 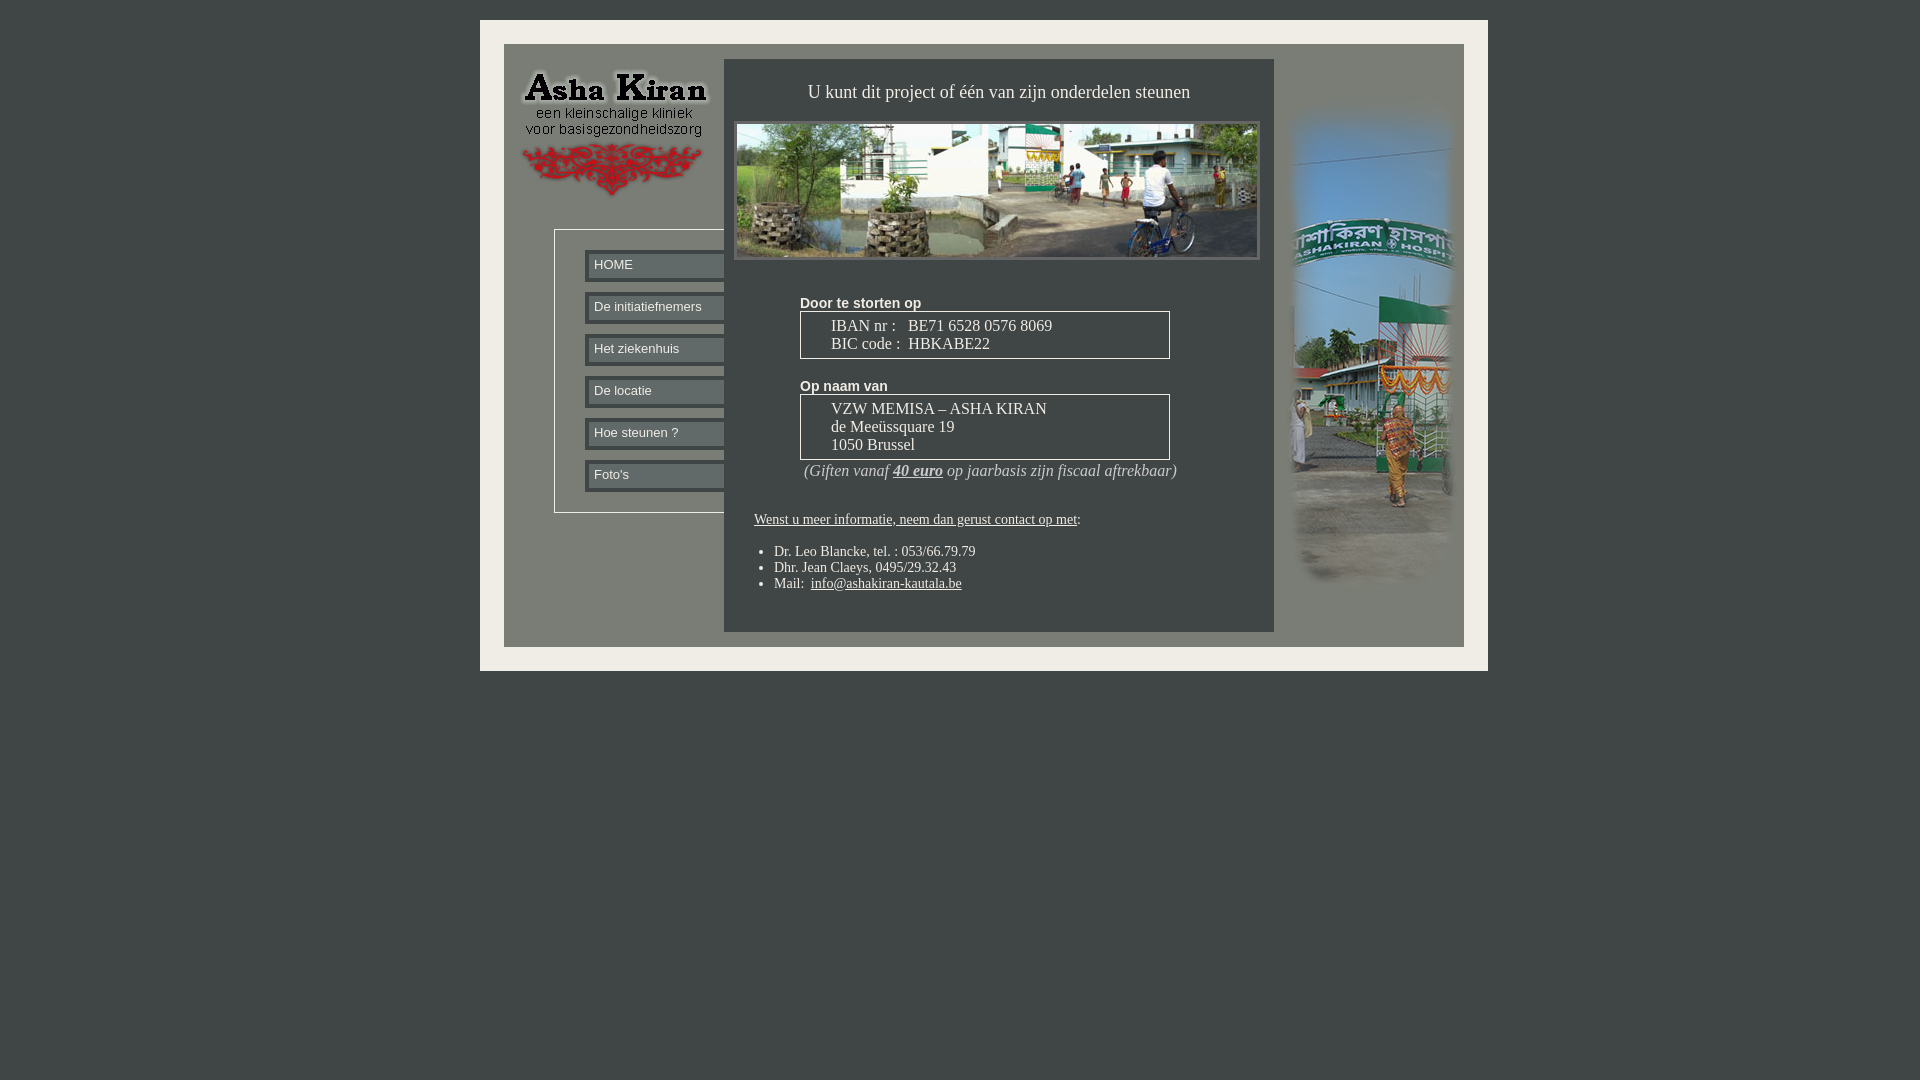 What do you see at coordinates (670, 266) in the screenshot?
I see `'HOME'` at bounding box center [670, 266].